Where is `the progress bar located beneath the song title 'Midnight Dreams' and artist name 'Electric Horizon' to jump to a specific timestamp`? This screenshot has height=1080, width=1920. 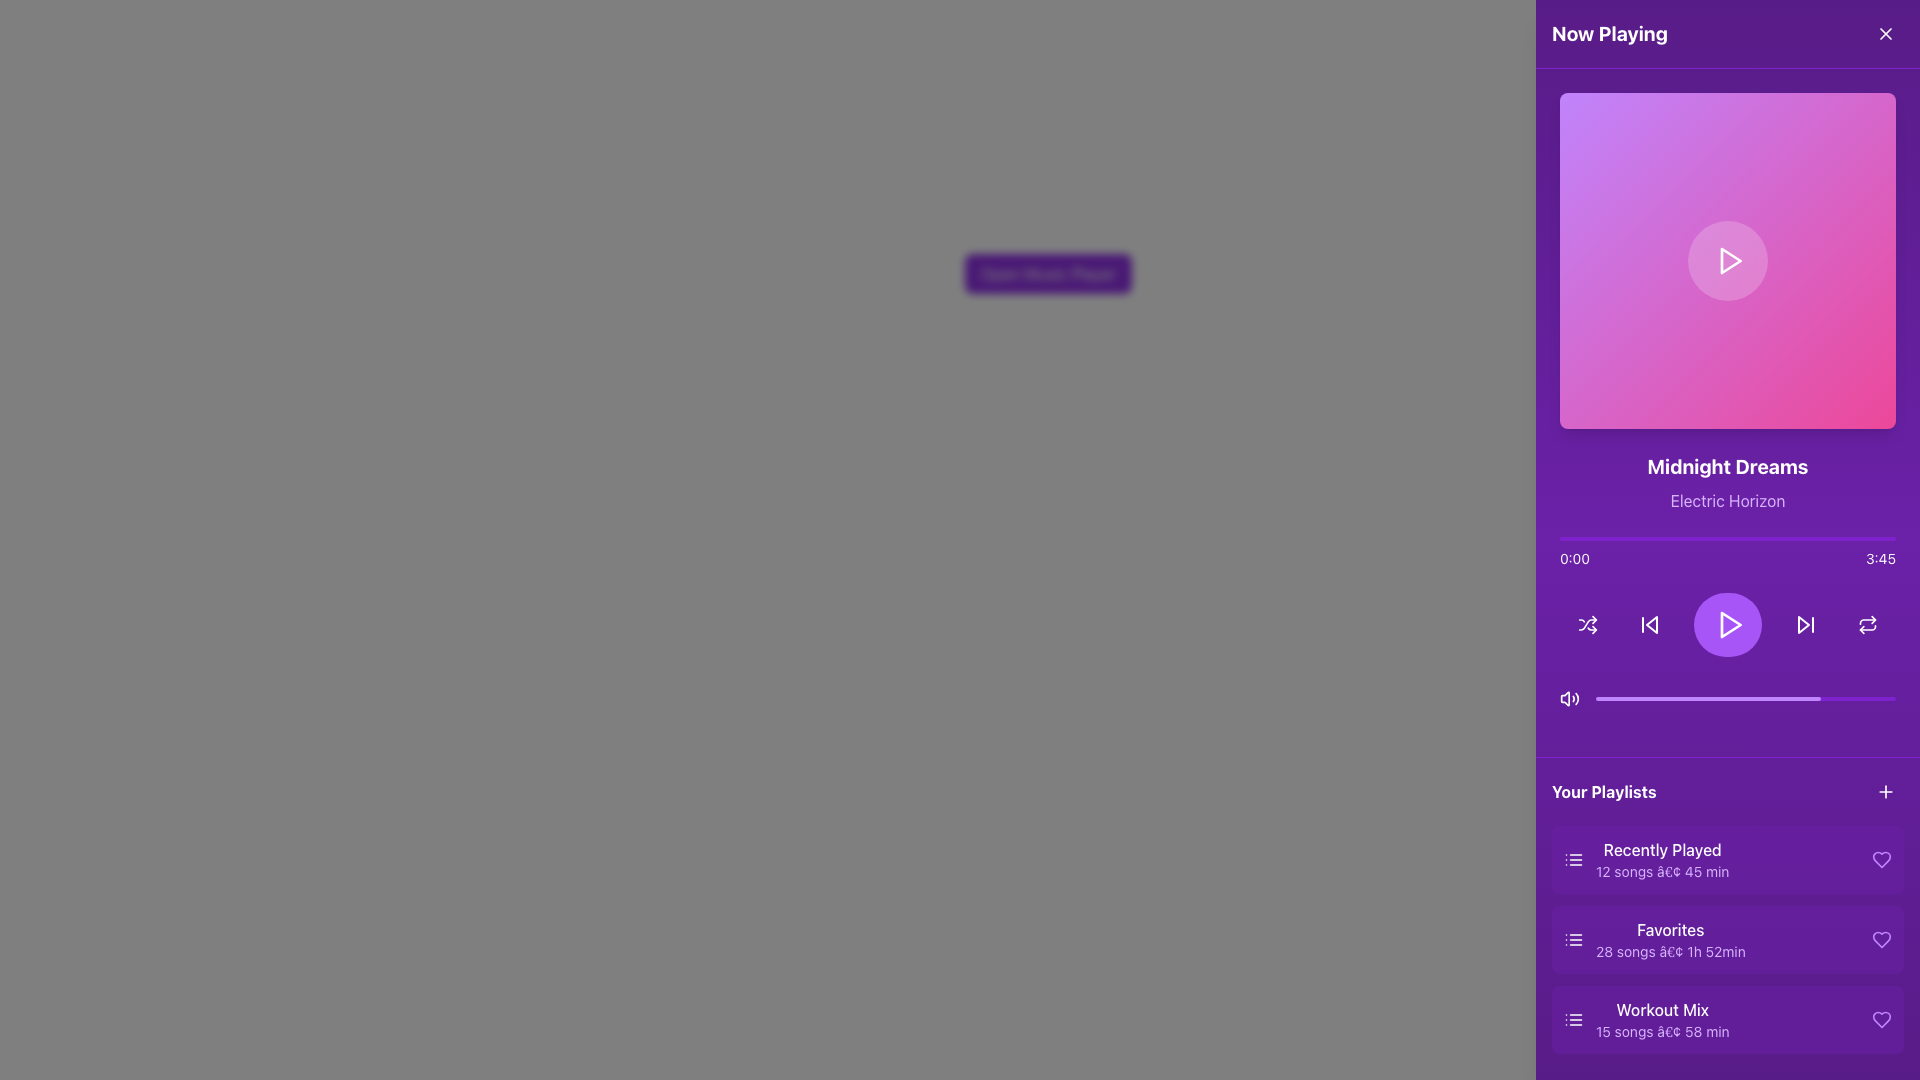
the progress bar located beneath the song title 'Midnight Dreams' and artist name 'Electric Horizon' to jump to a specific timestamp is located at coordinates (1727, 538).